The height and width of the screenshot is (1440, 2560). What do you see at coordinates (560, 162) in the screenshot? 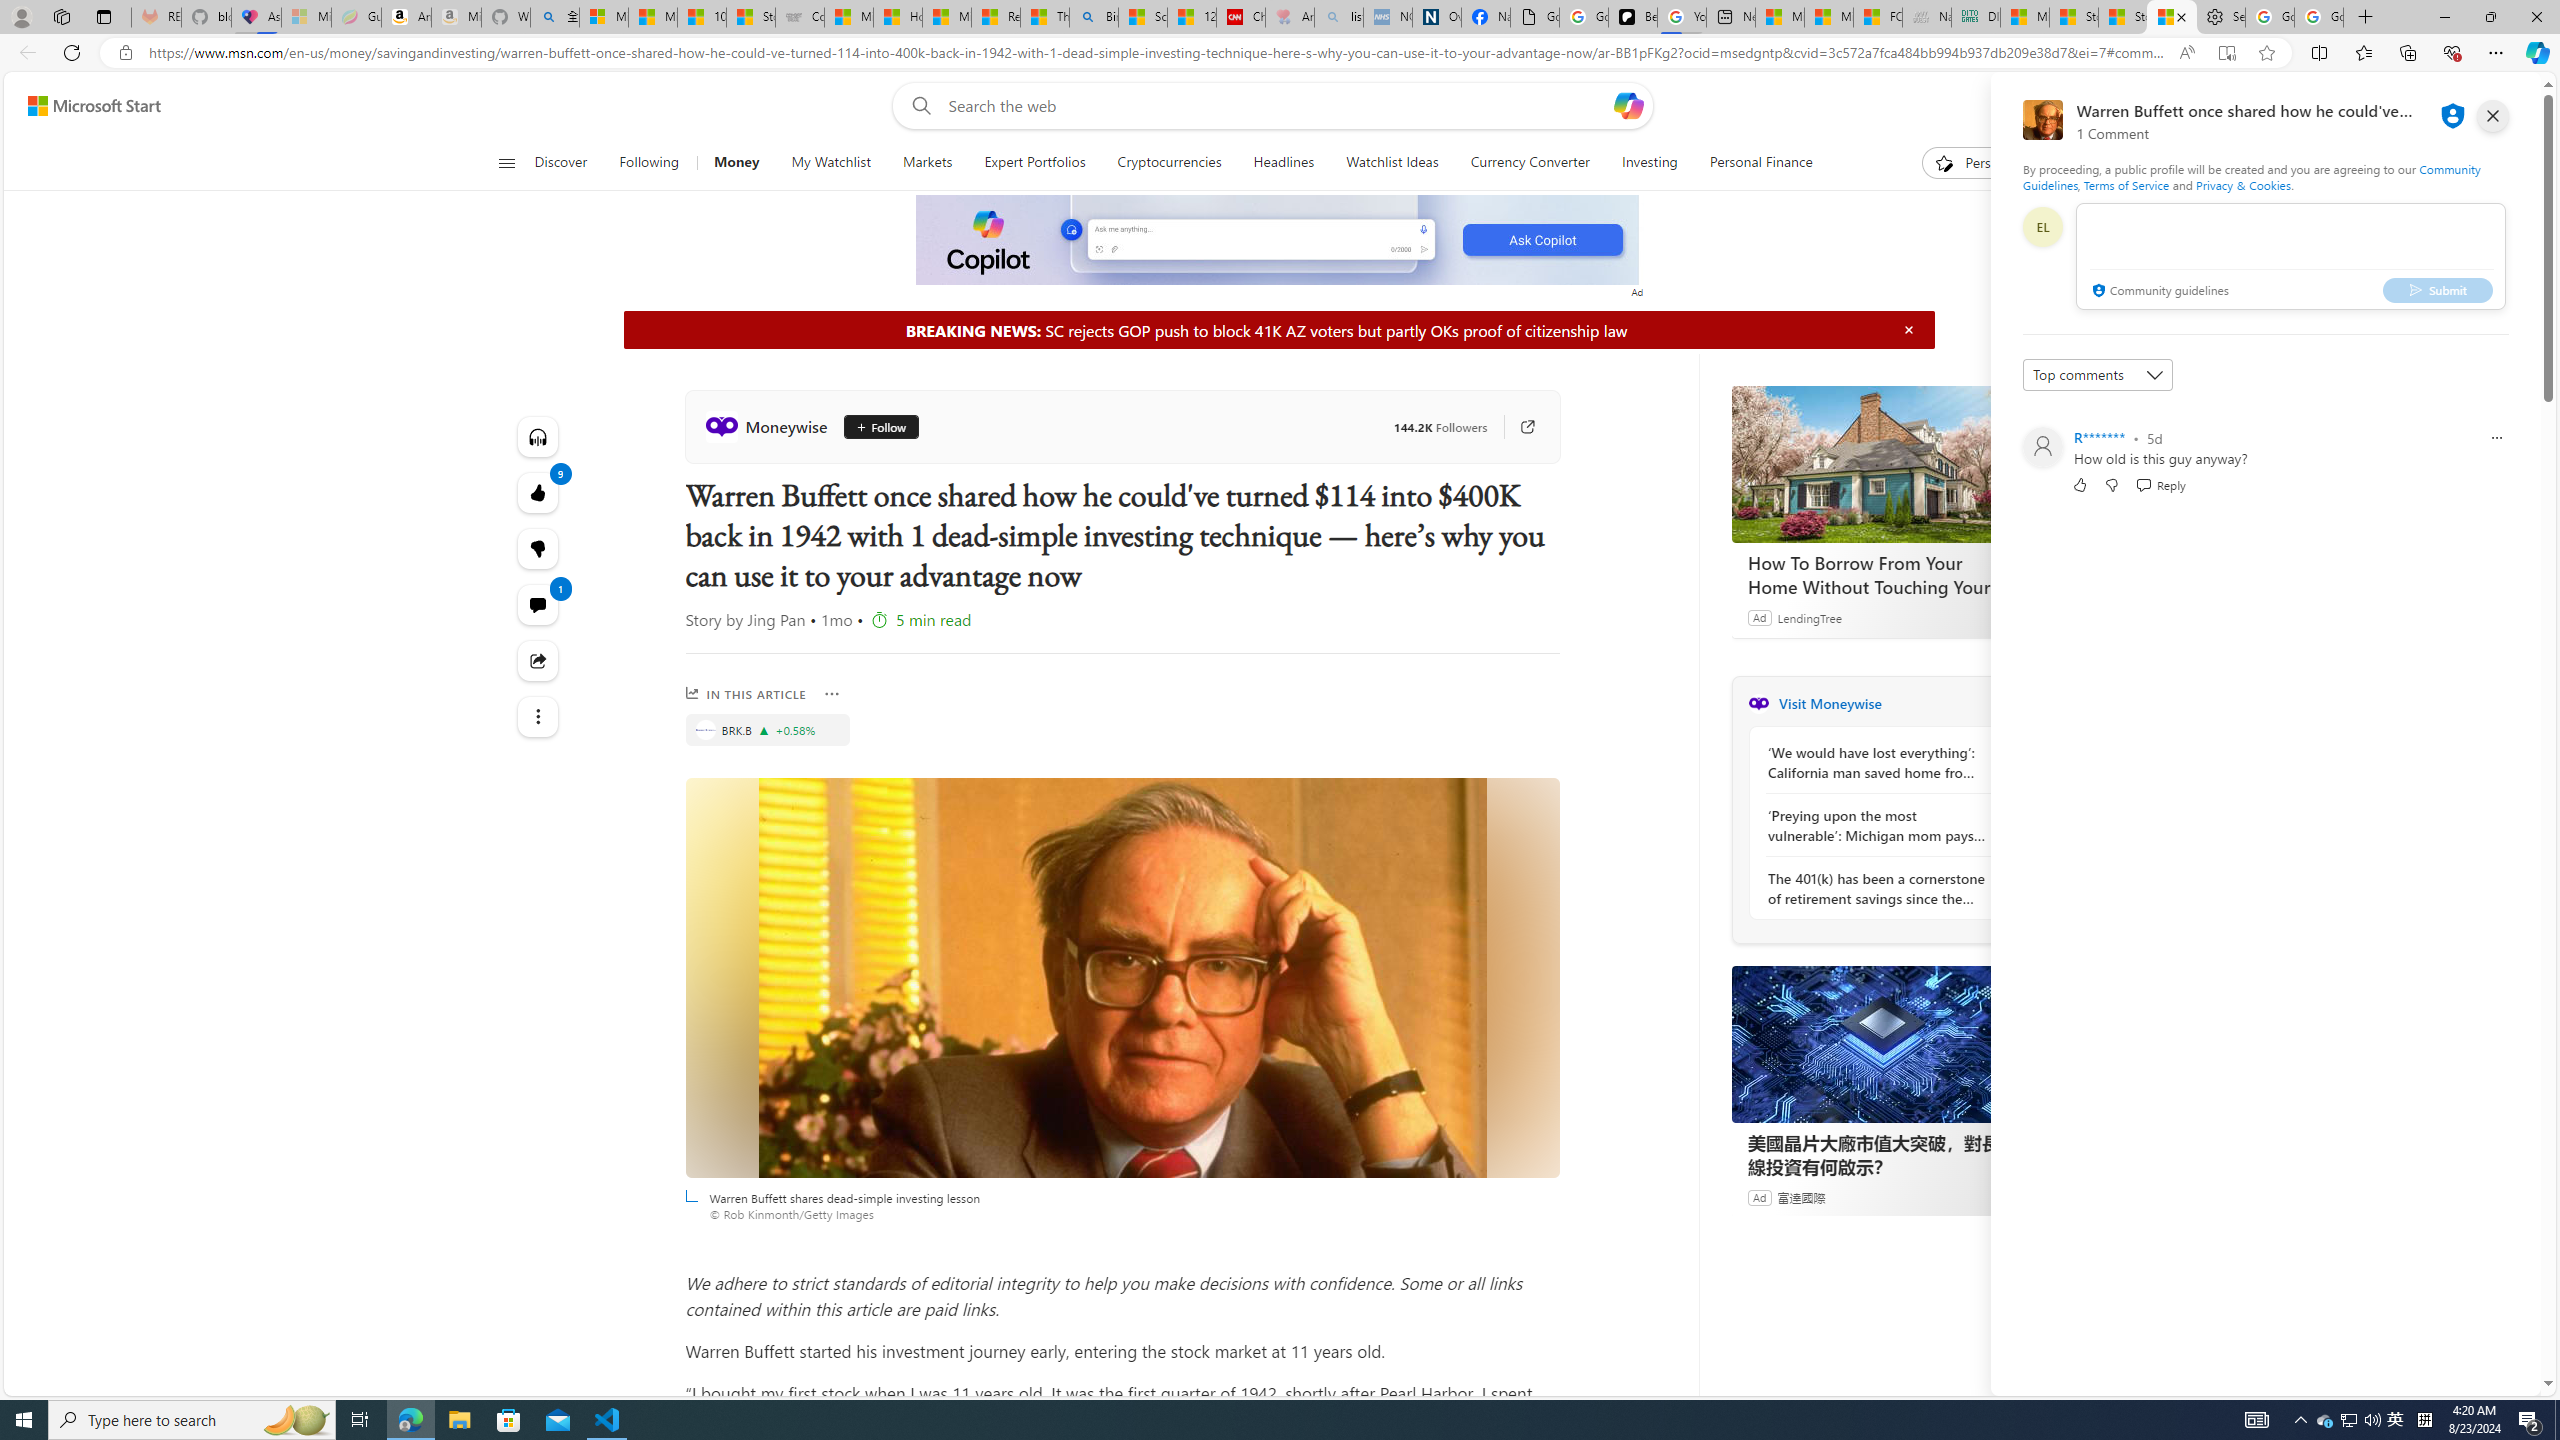
I see `'Discover'` at bounding box center [560, 162].